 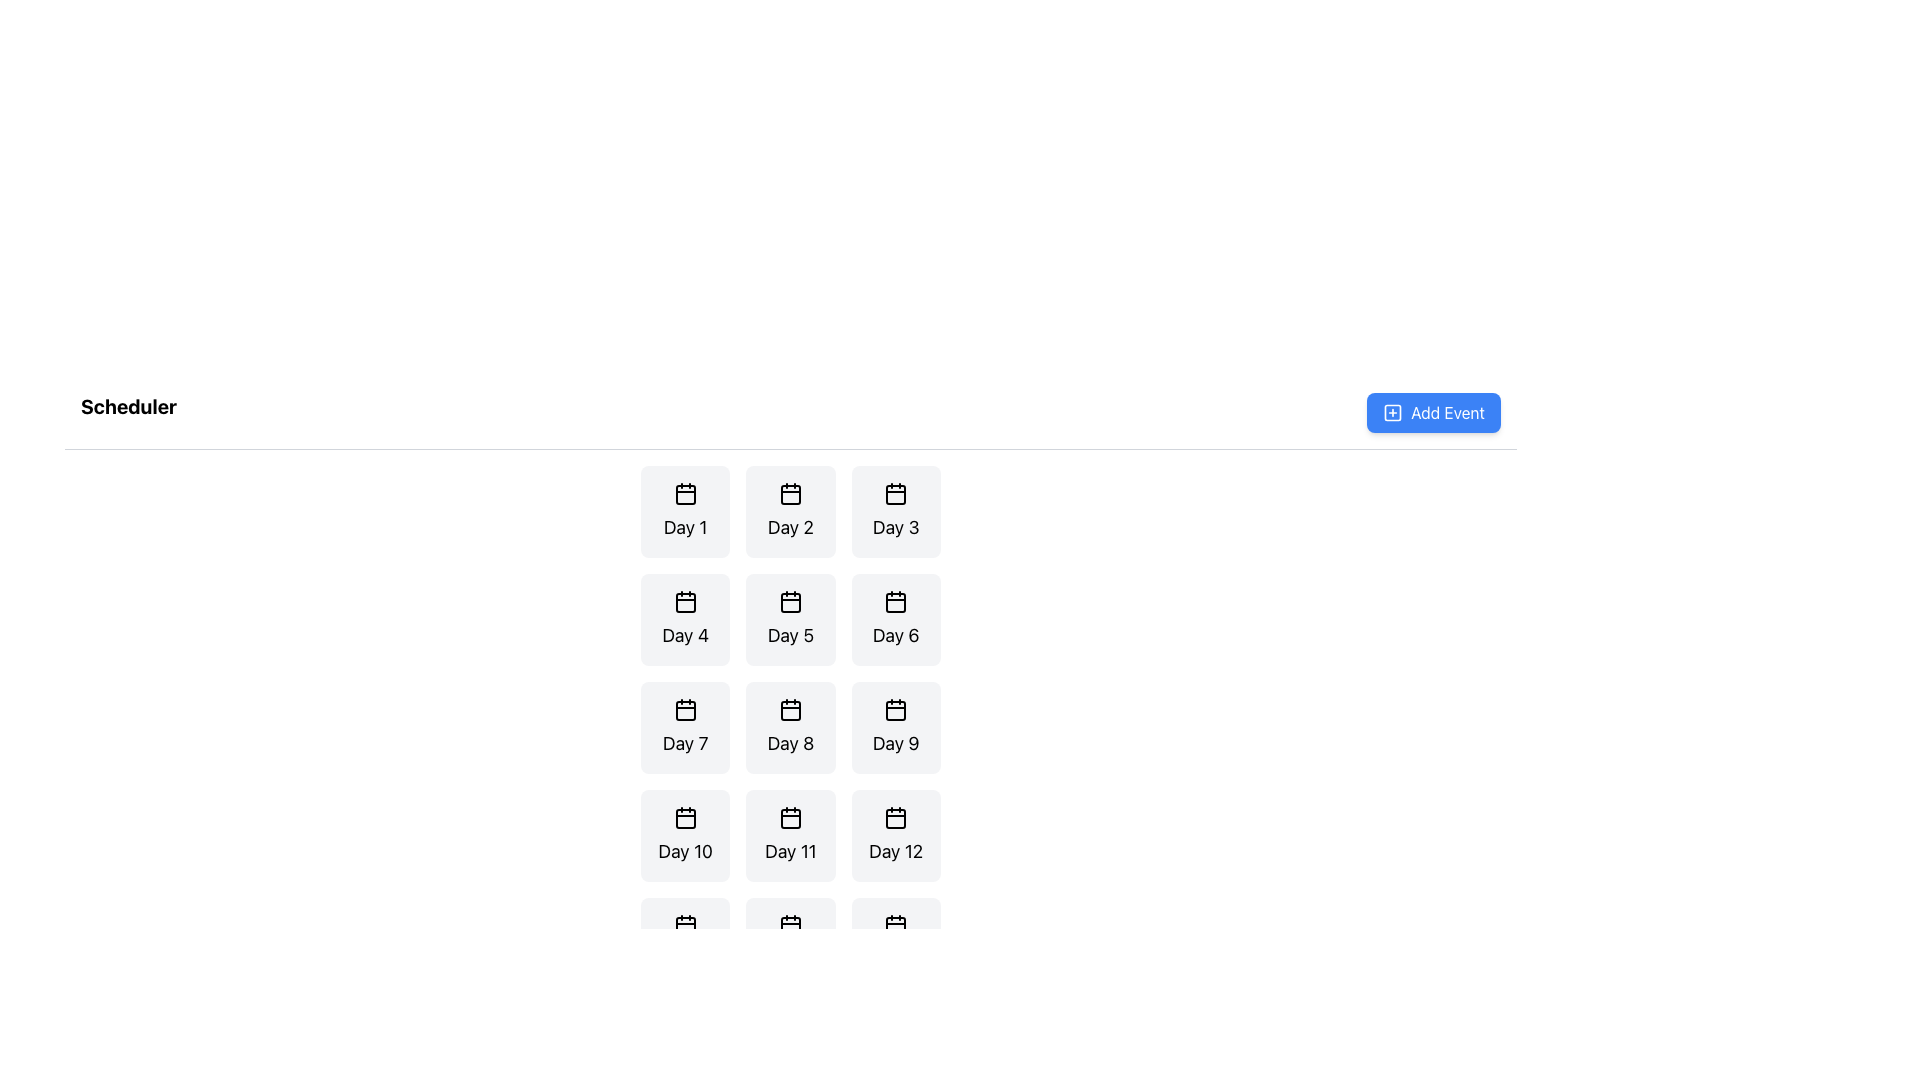 What do you see at coordinates (790, 600) in the screenshot?
I see `the calendar icon located at the top-center of the 'Day 5' card in the grid interface` at bounding box center [790, 600].